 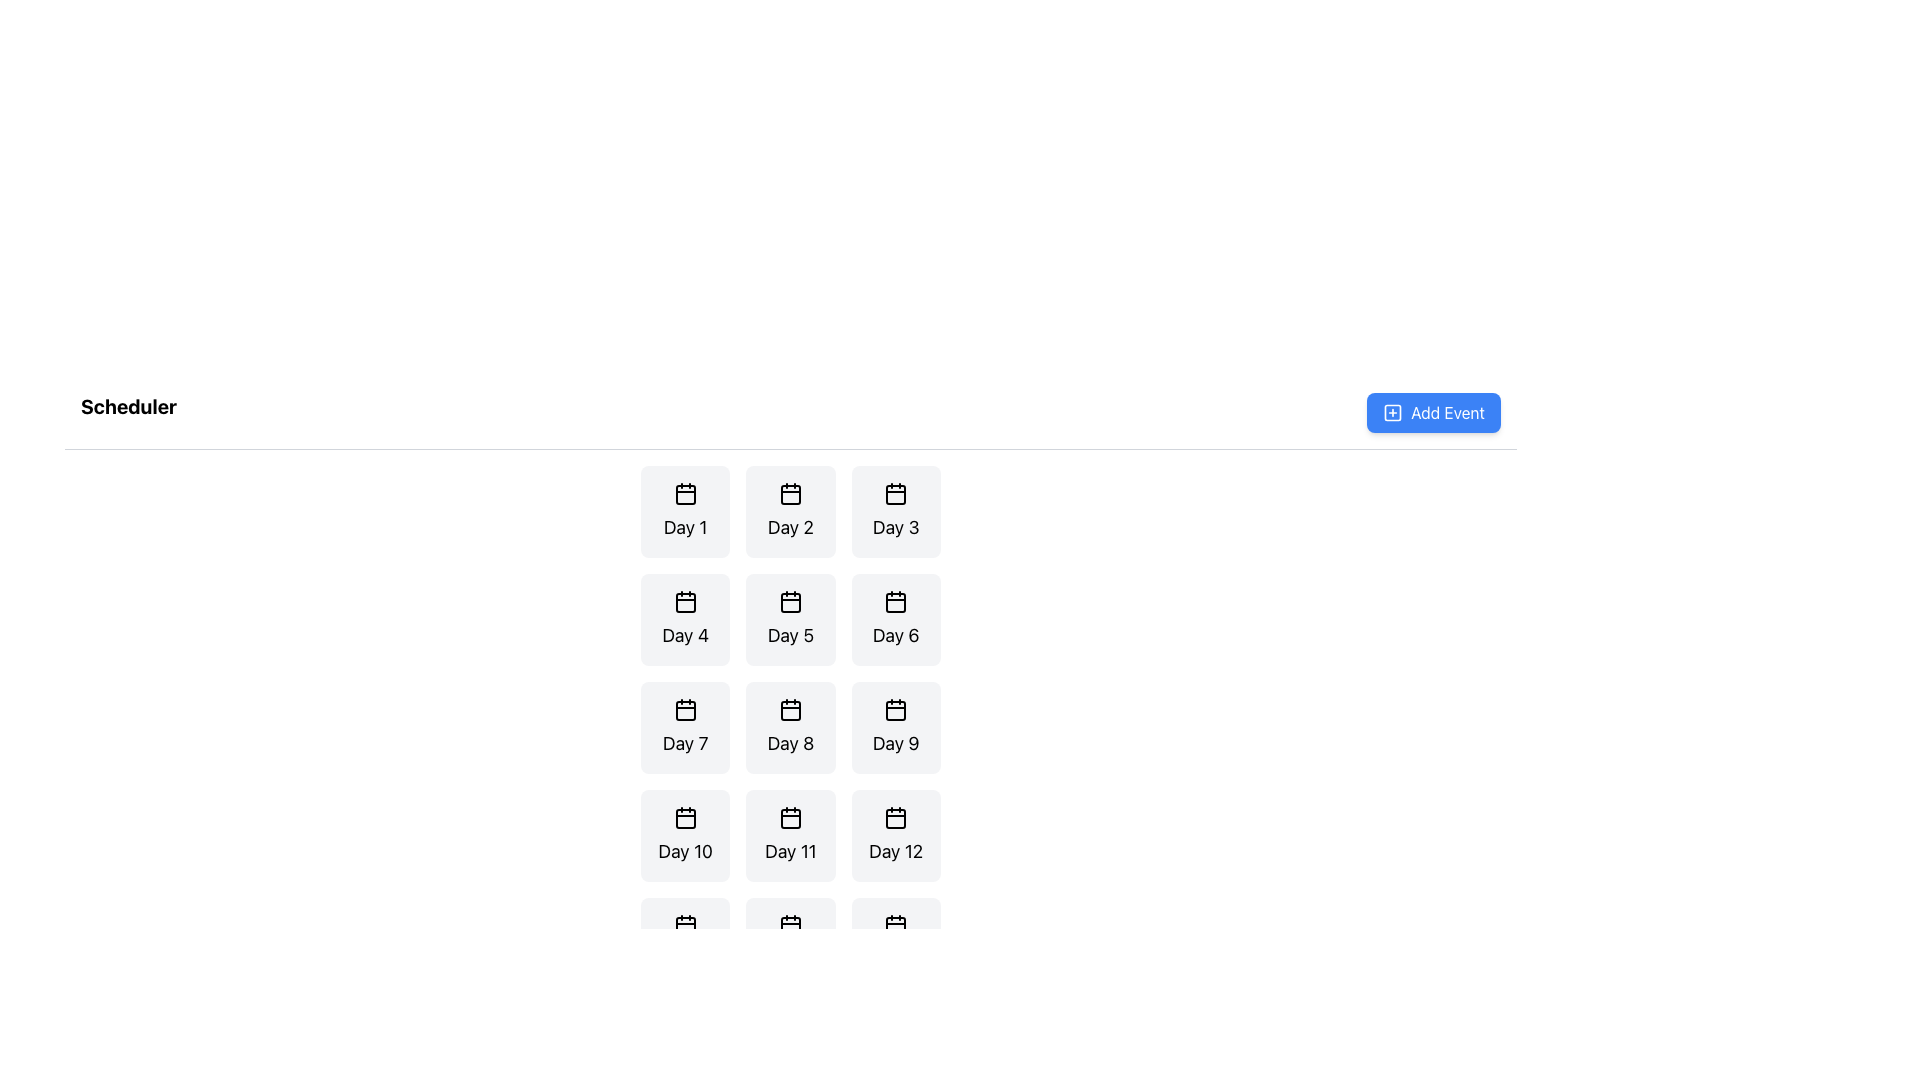 What do you see at coordinates (790, 600) in the screenshot?
I see `the calendar icon located at the top-center of the 'Day 5' card in the grid interface` at bounding box center [790, 600].